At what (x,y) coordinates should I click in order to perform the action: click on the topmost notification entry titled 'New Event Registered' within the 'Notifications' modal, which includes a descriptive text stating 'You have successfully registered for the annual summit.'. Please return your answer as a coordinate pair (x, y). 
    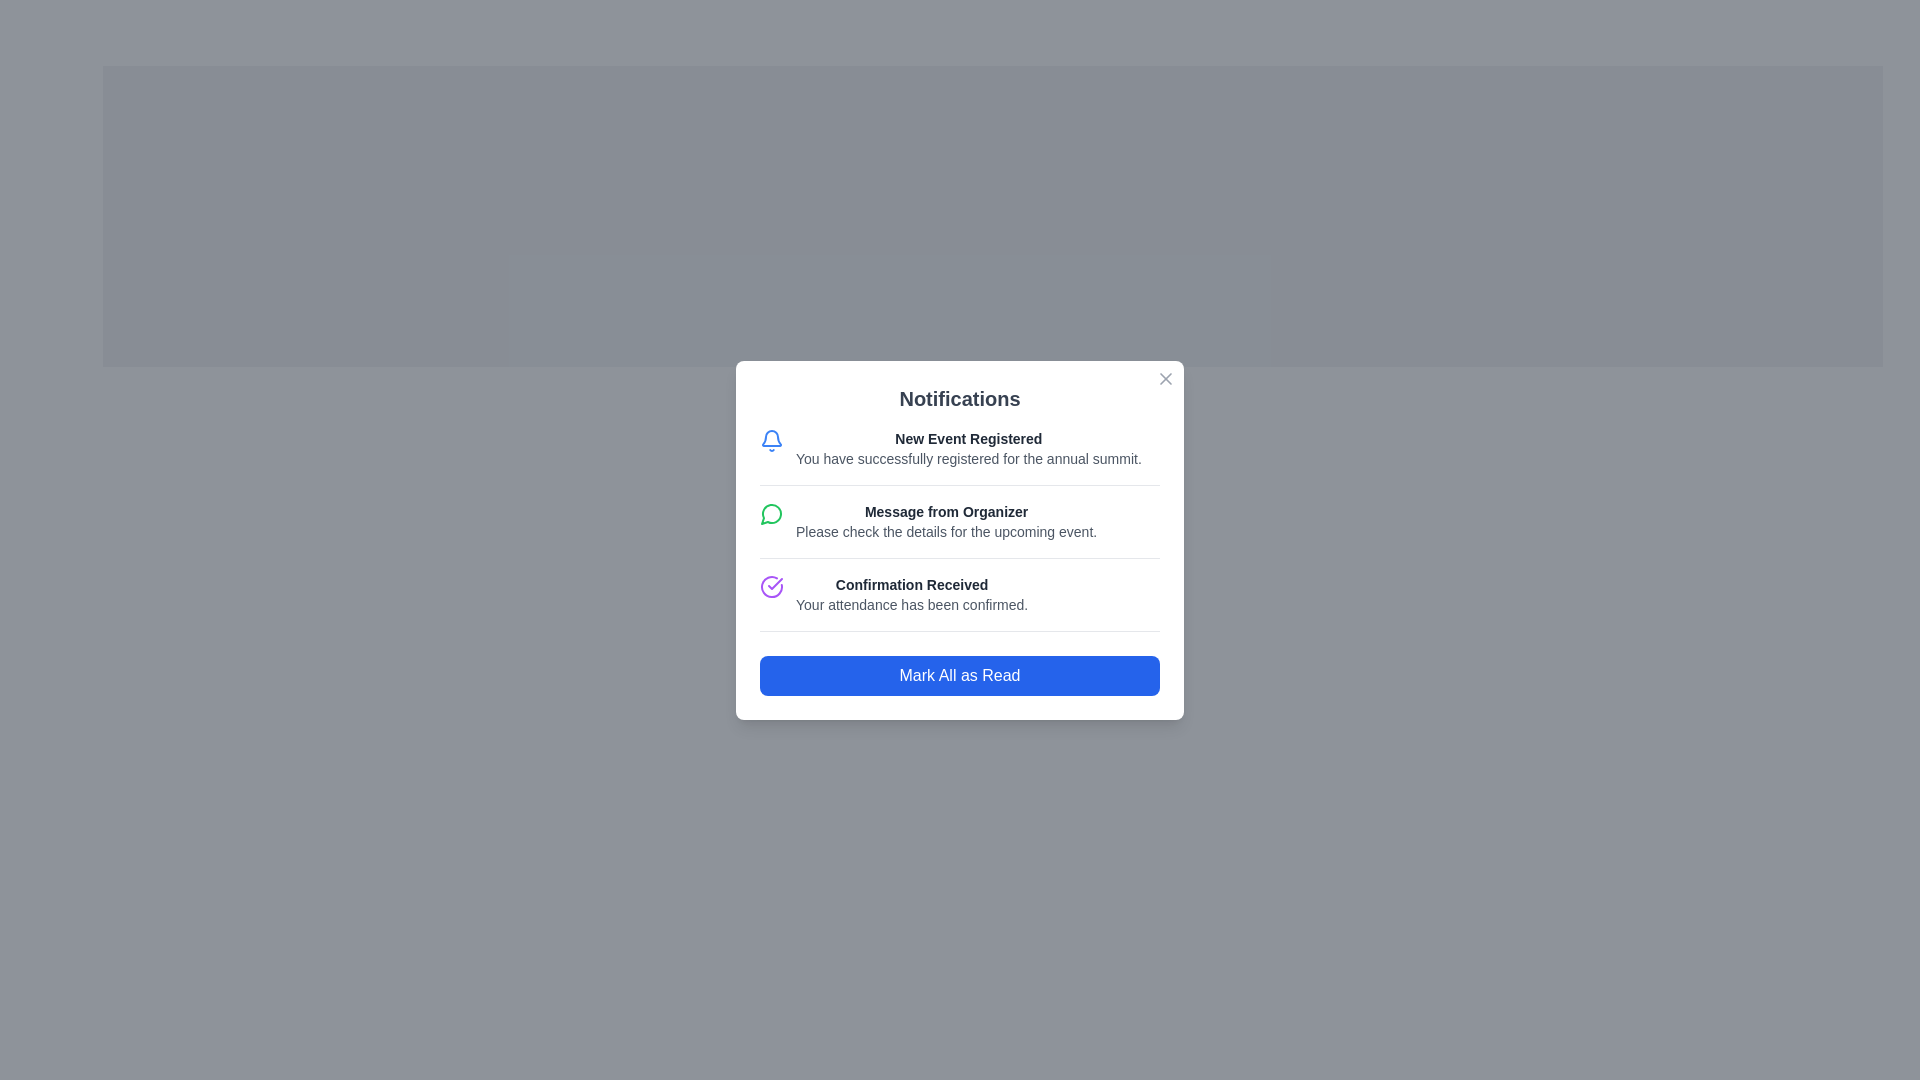
    Looking at the image, I should click on (968, 447).